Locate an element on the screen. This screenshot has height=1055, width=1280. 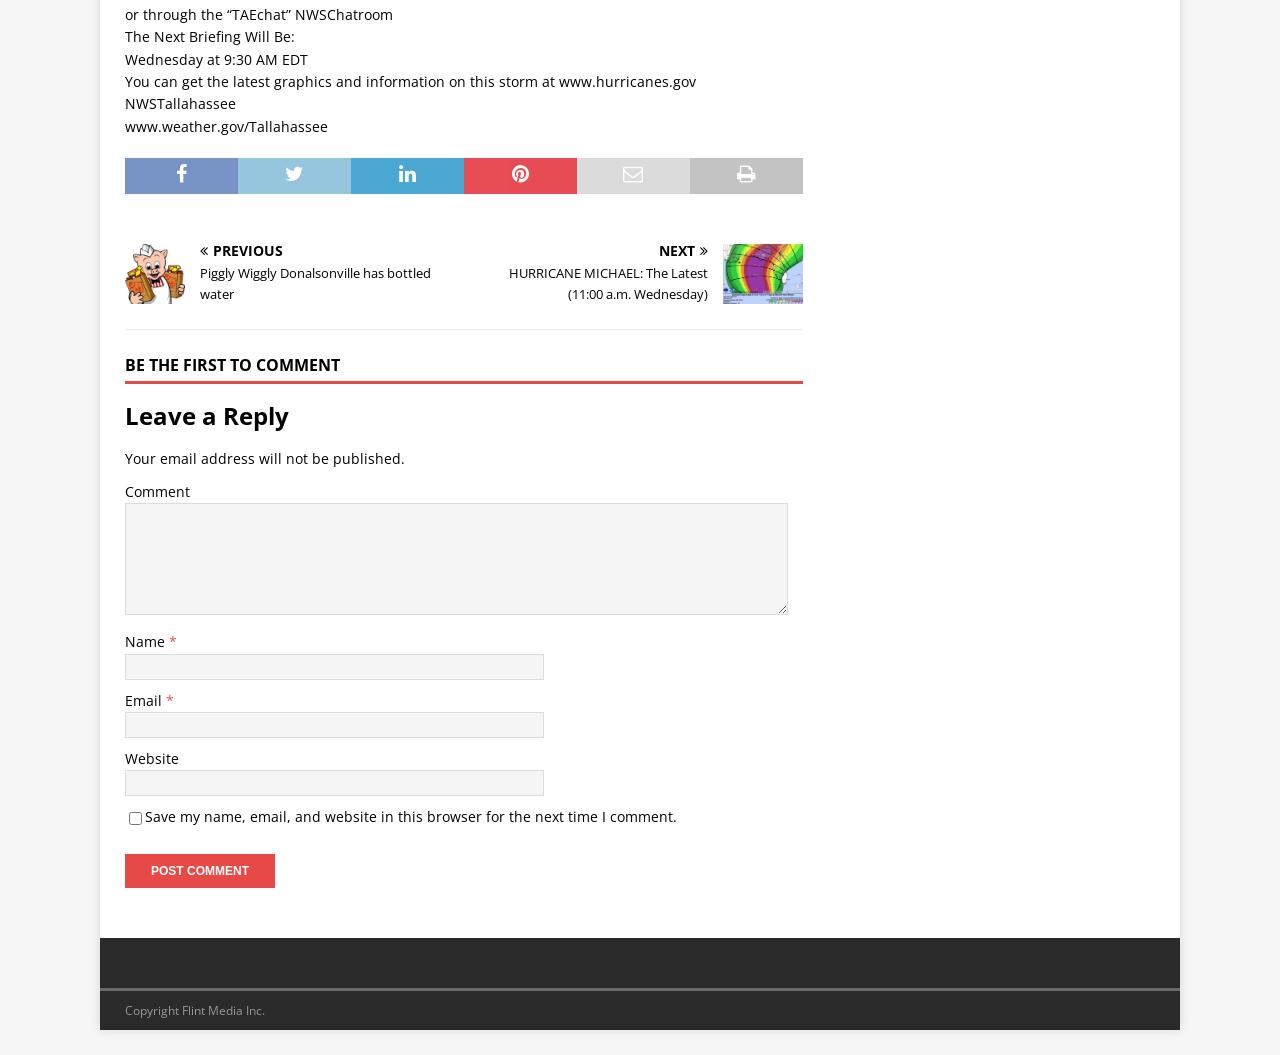
'or through the “TAEchat” NWSChatroom' is located at coordinates (257, 13).